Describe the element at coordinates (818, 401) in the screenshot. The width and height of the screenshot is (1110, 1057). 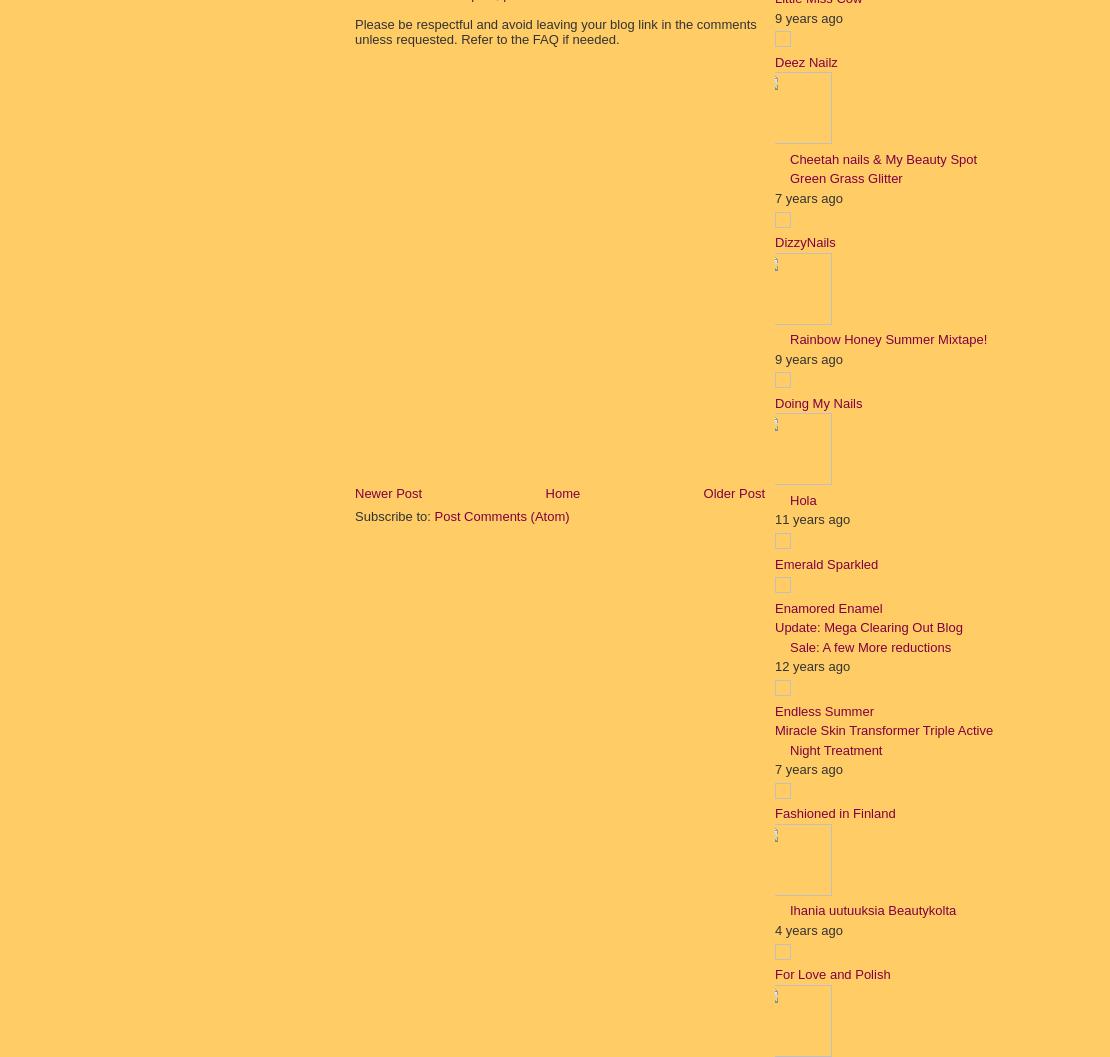
I see `'Doing My Nails'` at that location.